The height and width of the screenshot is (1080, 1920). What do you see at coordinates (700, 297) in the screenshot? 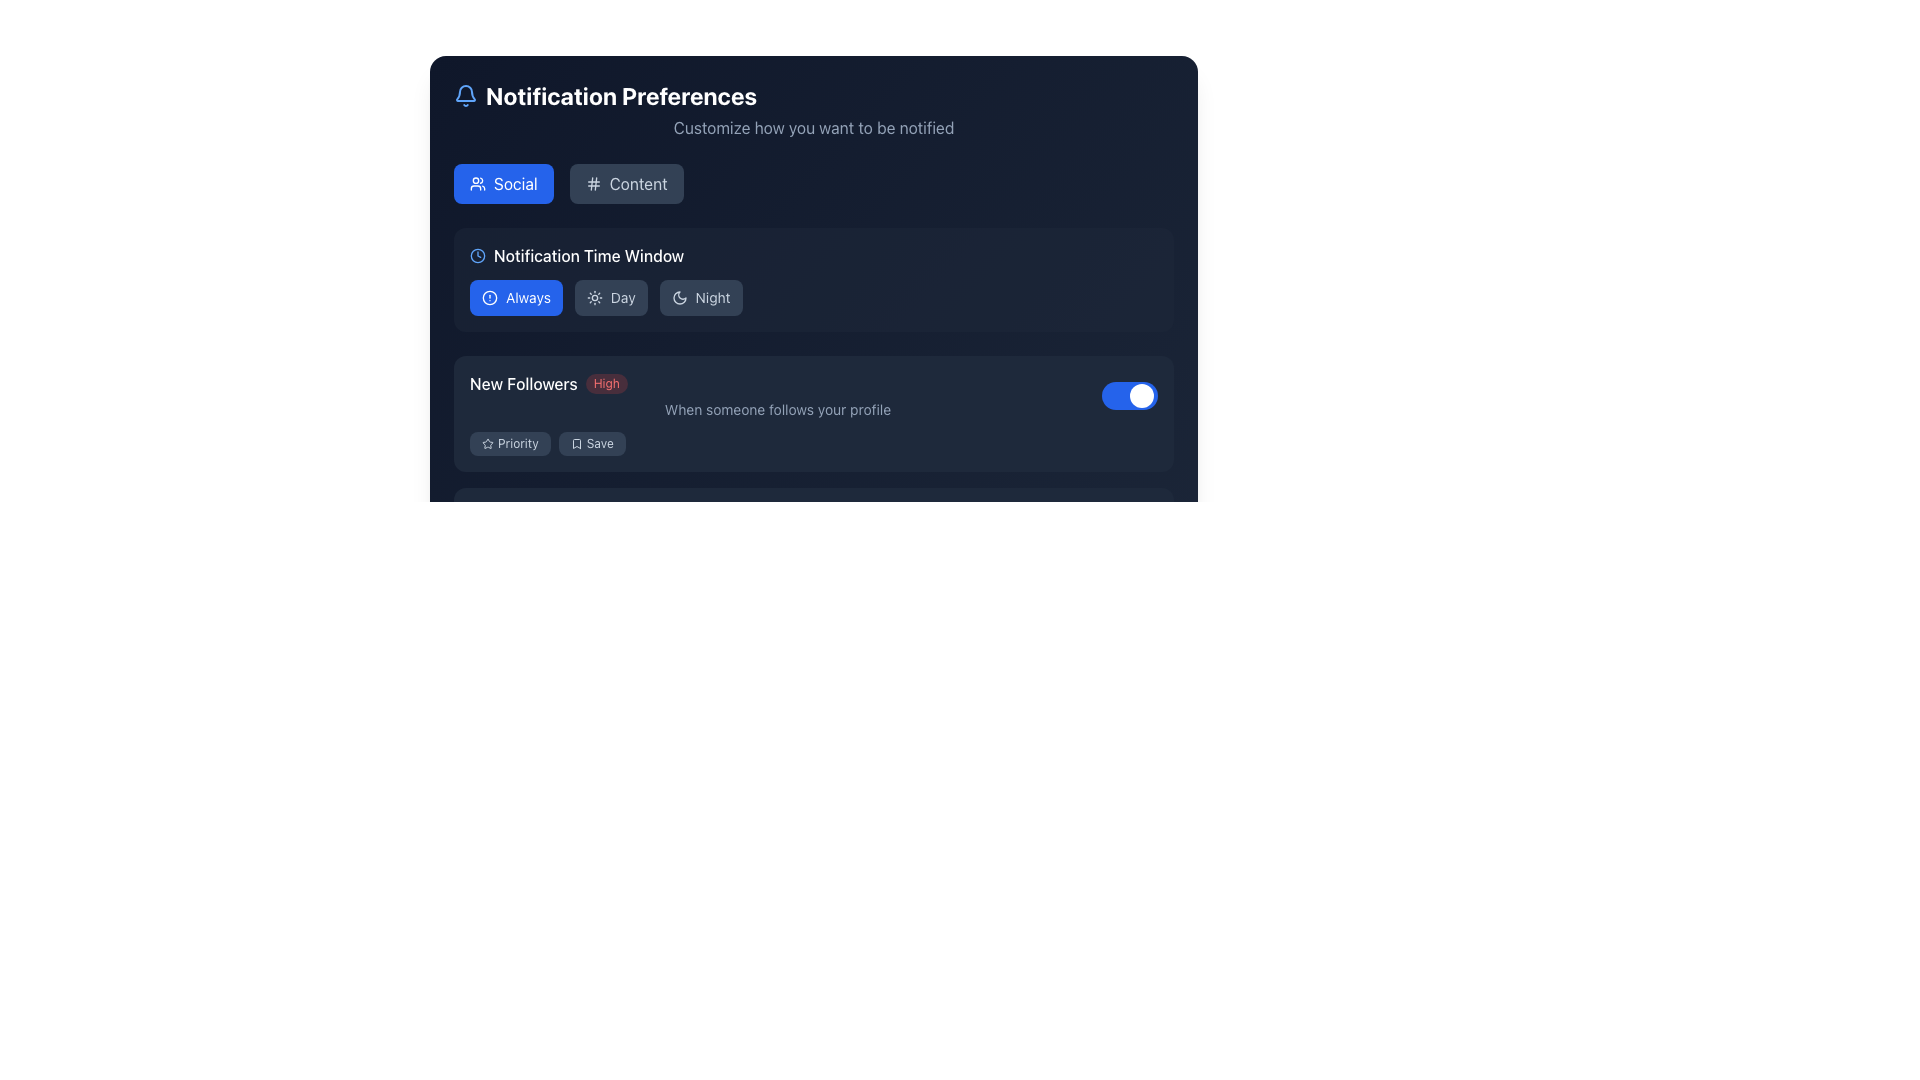
I see `the 'Night' notification time window button located in the notification preference section under the 'Notification Time Window' label, which is the third option in a horizontal button group` at bounding box center [700, 297].